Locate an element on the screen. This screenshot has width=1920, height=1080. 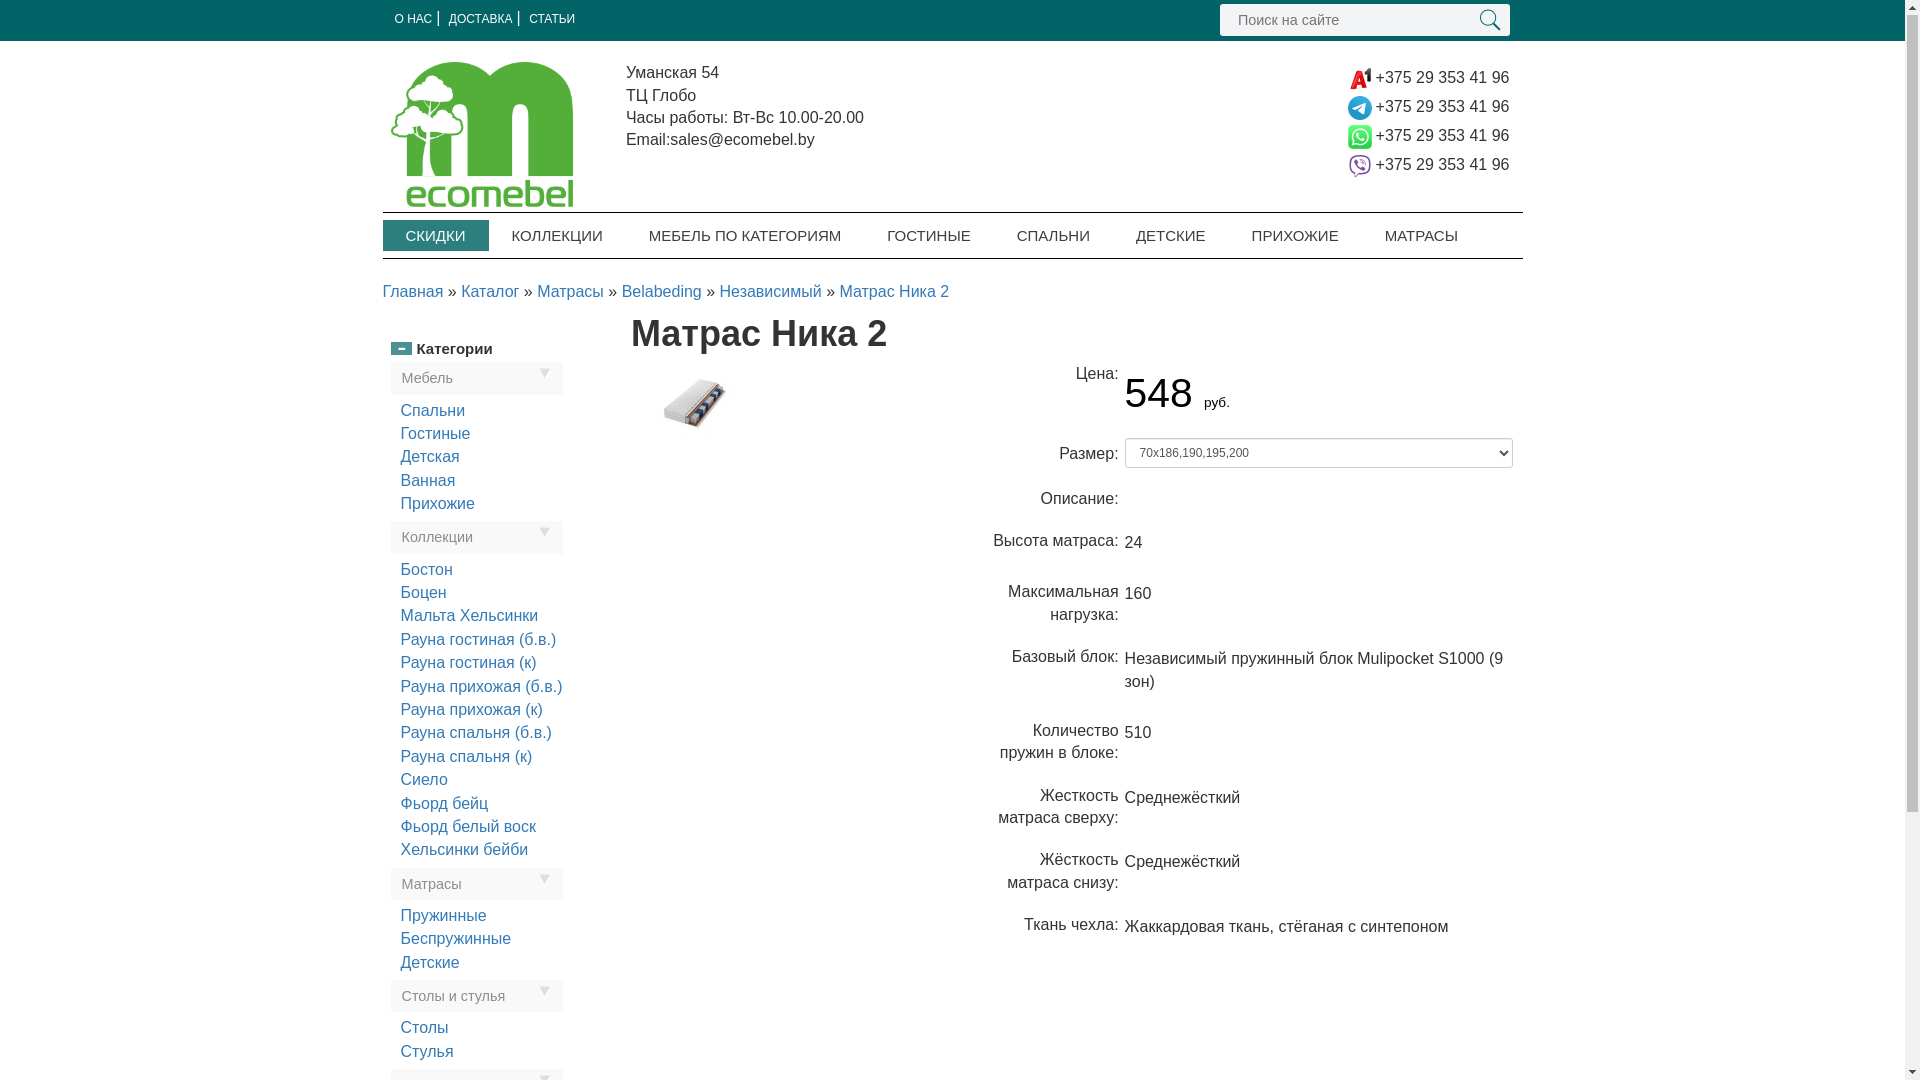
'Telegram' is located at coordinates (1359, 107).